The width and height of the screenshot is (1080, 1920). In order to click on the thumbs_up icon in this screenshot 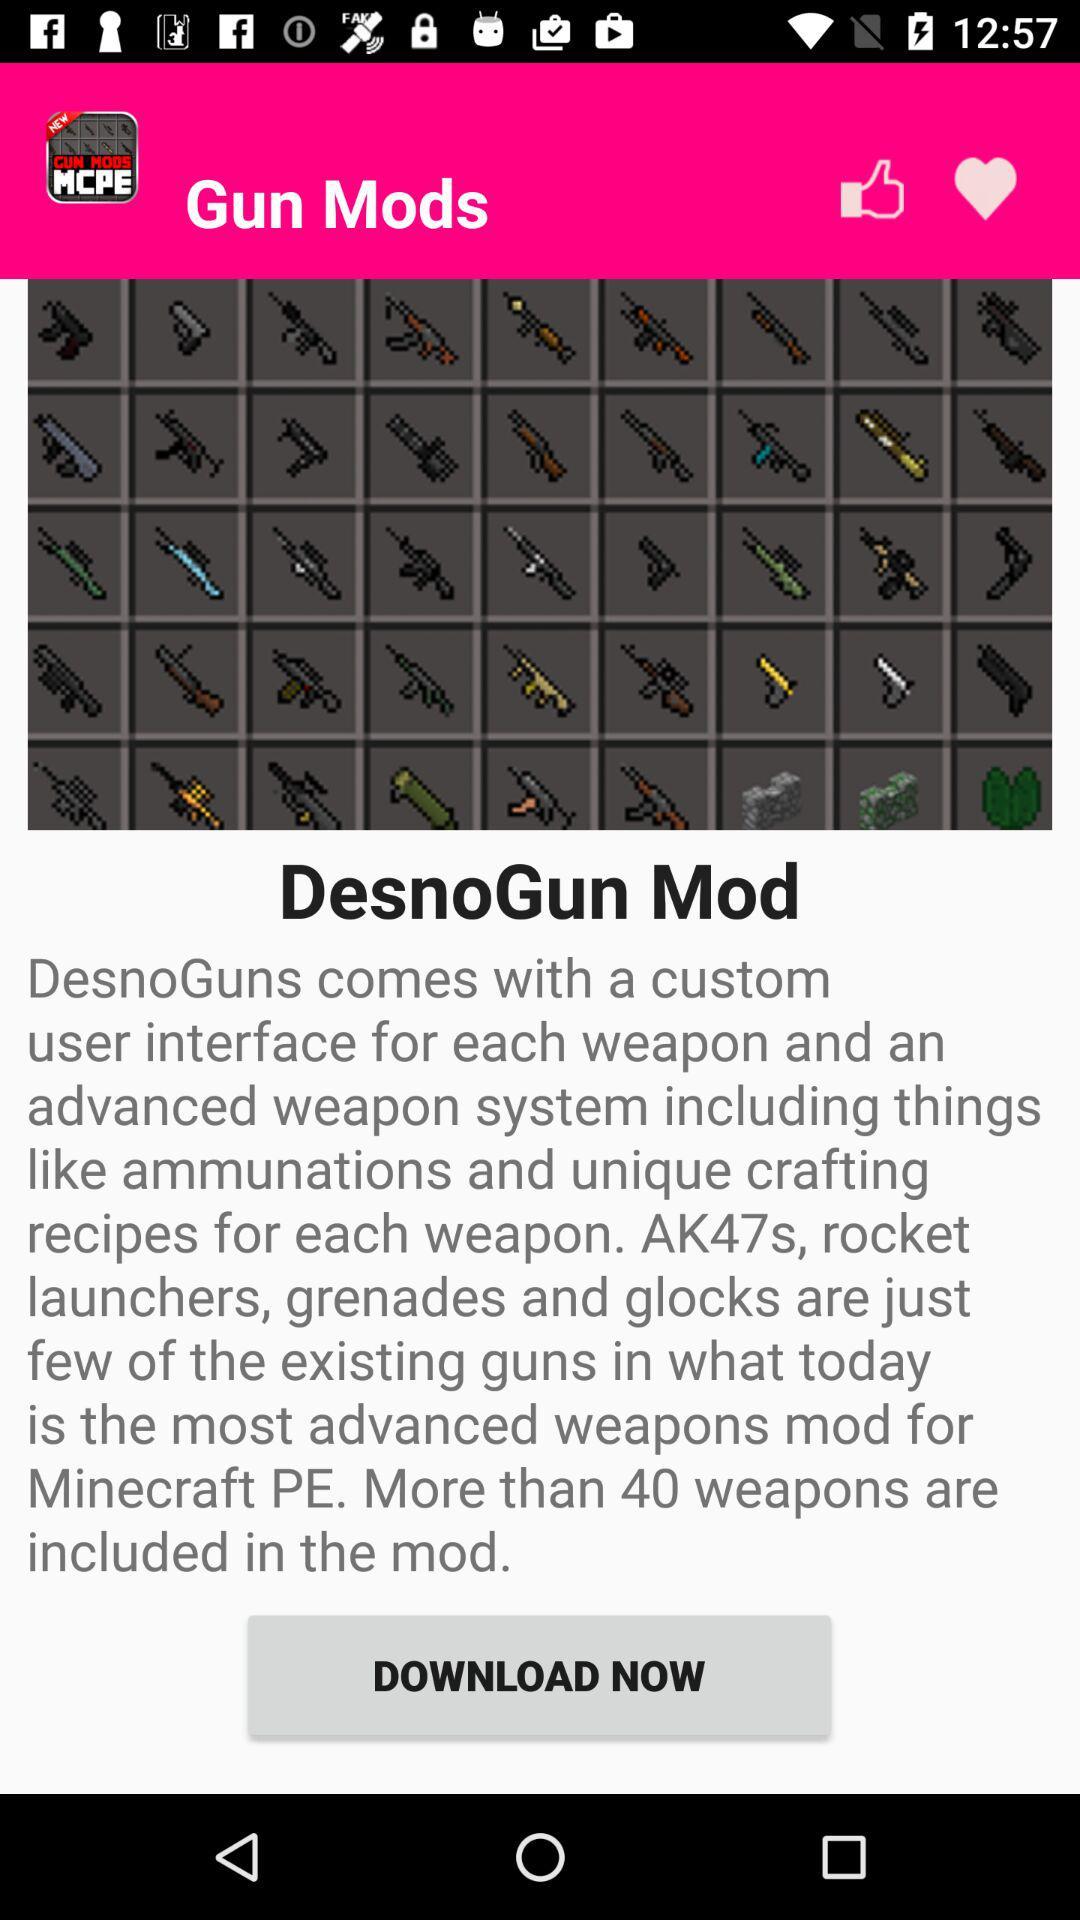, I will do `click(871, 188)`.